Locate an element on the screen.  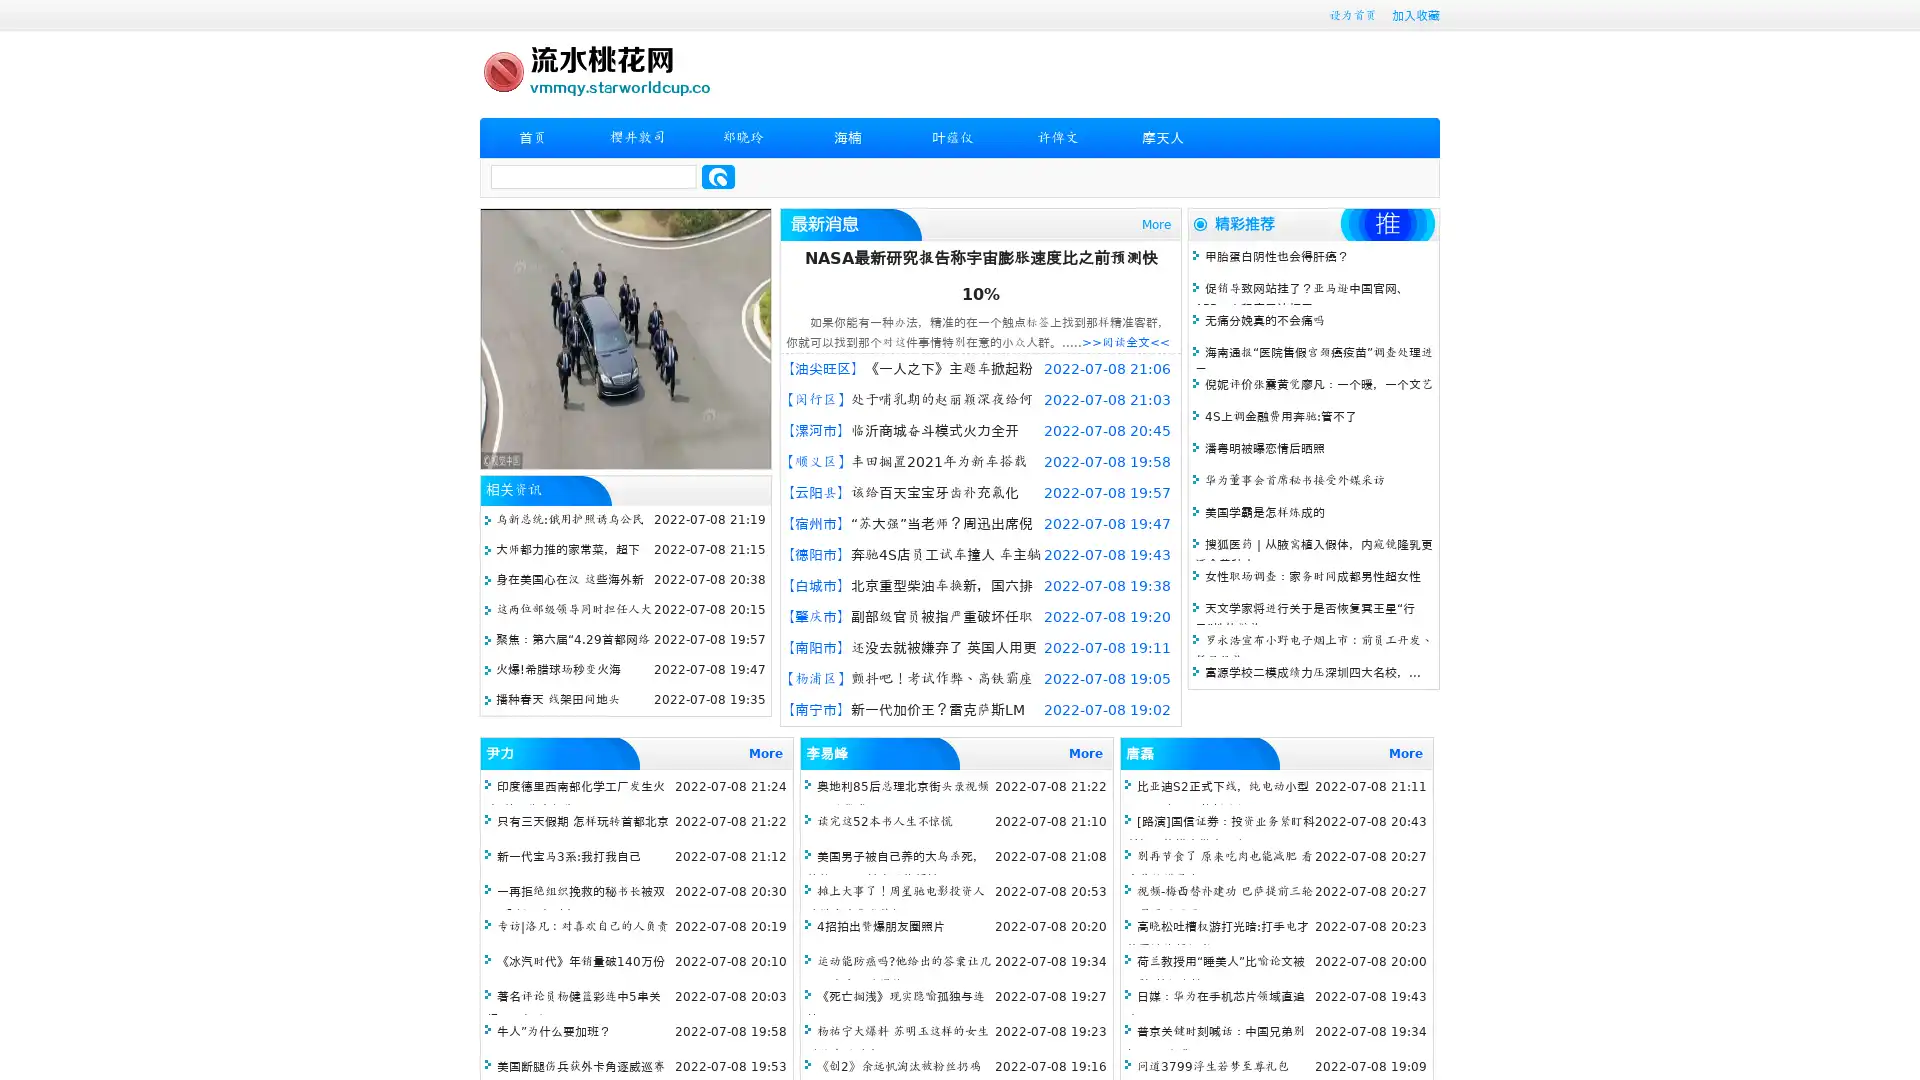
Search is located at coordinates (718, 176).